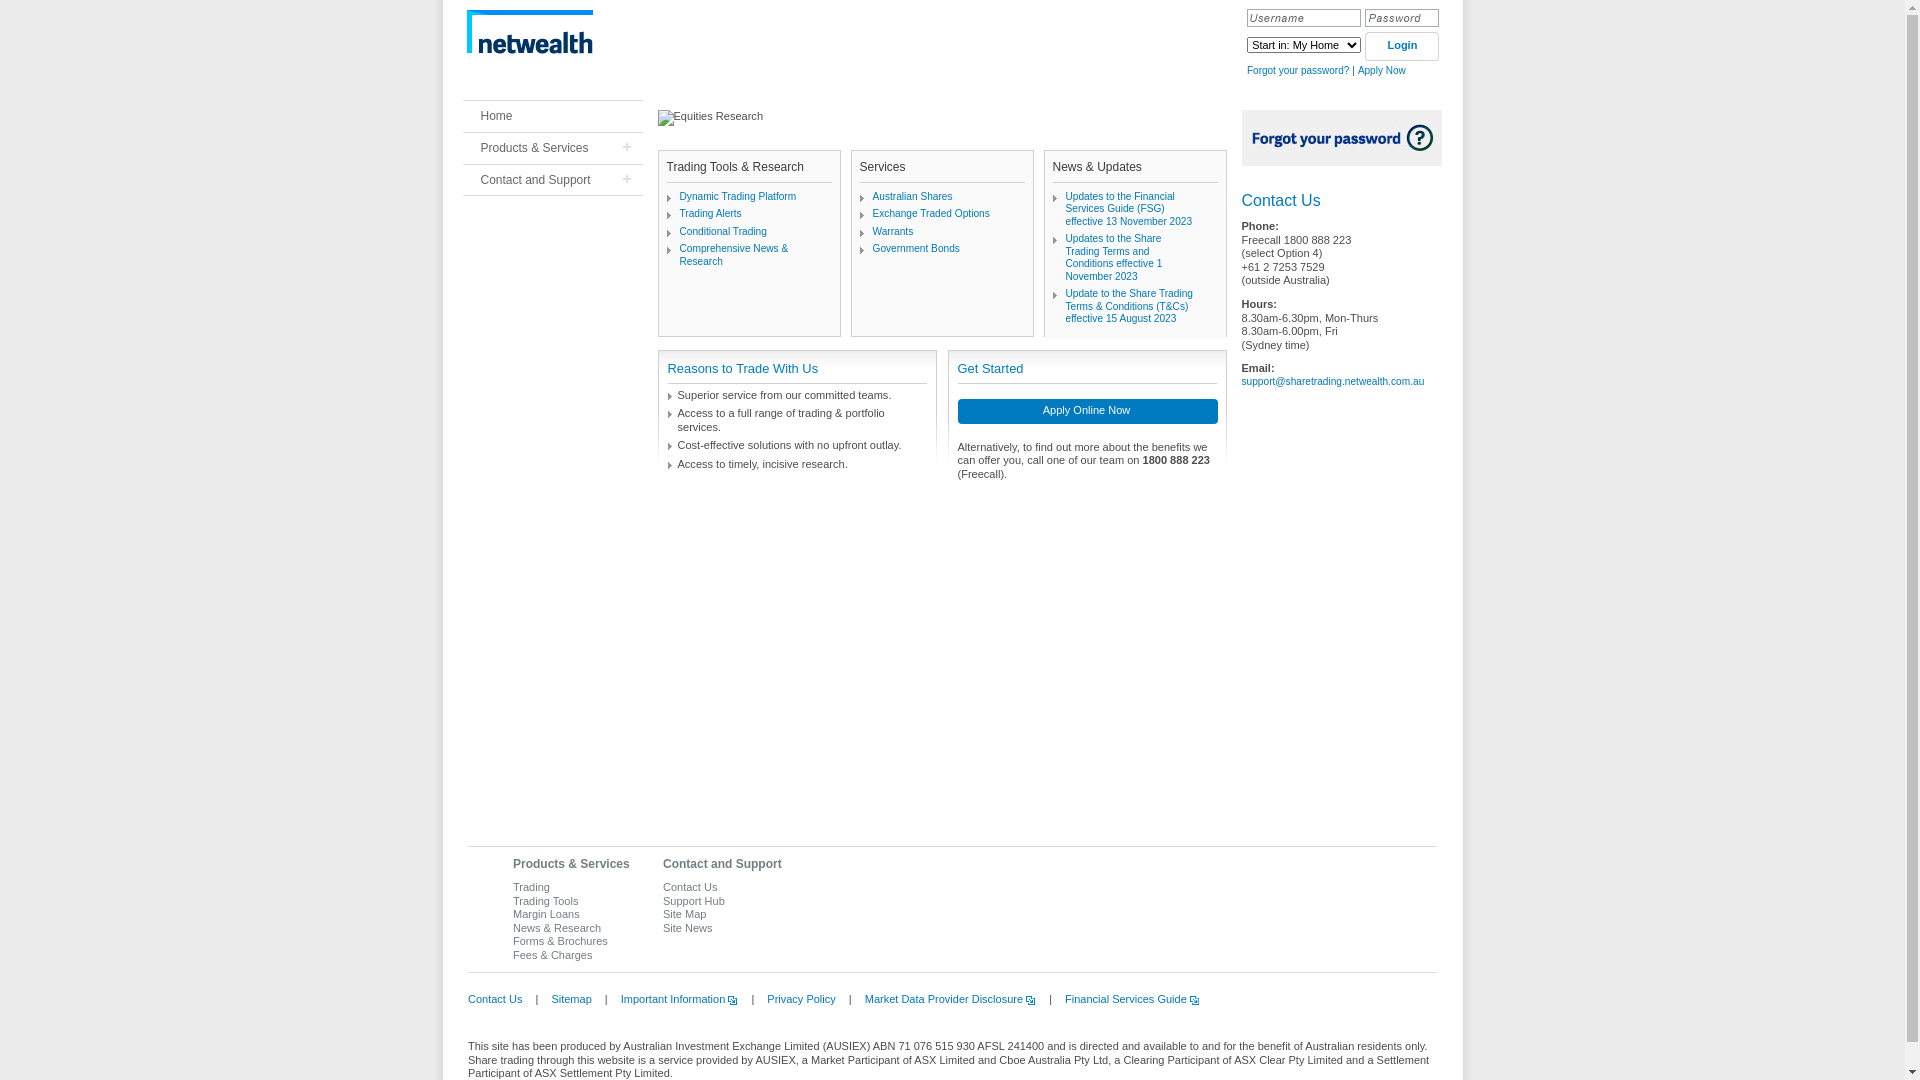 This screenshot has width=1920, height=1080. Describe the element at coordinates (565, 999) in the screenshot. I see `'Sitemap'` at that location.